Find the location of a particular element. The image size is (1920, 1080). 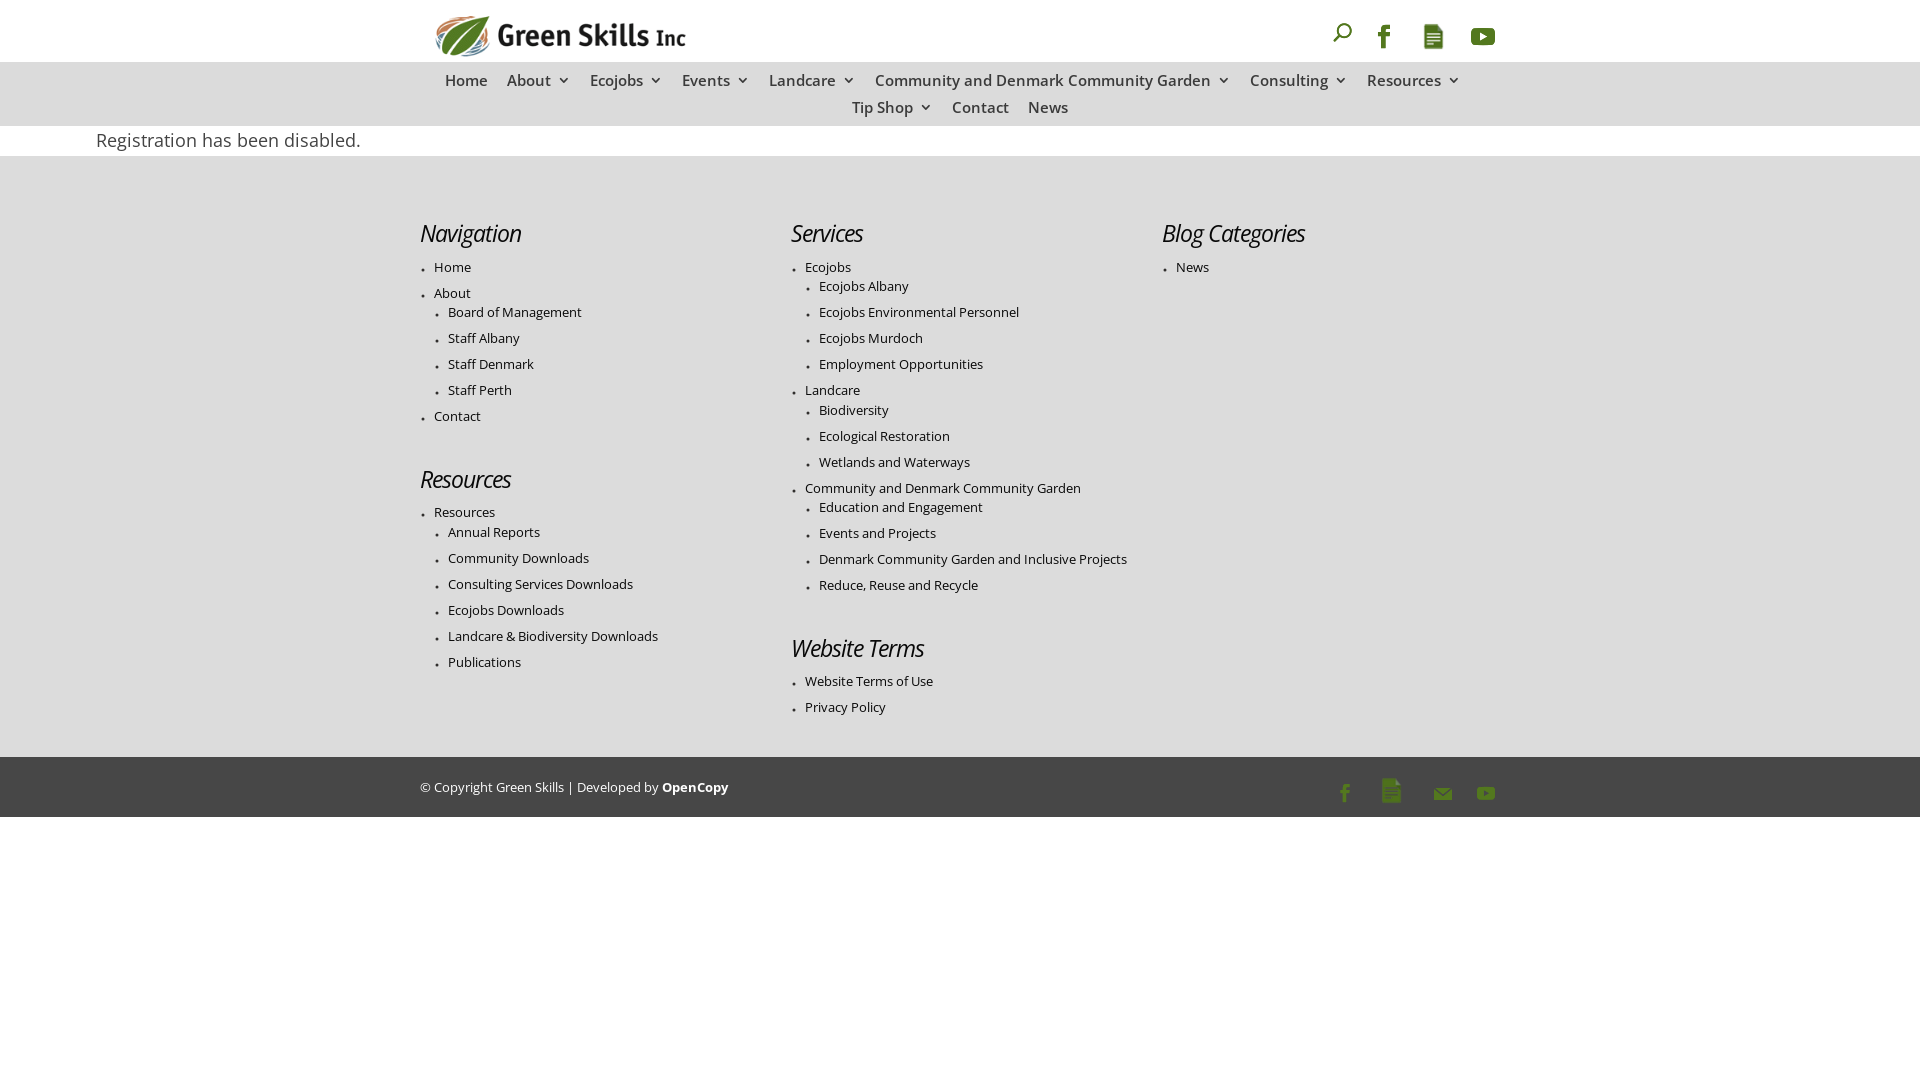

'Wetlands and Waterways' is located at coordinates (819, 462).